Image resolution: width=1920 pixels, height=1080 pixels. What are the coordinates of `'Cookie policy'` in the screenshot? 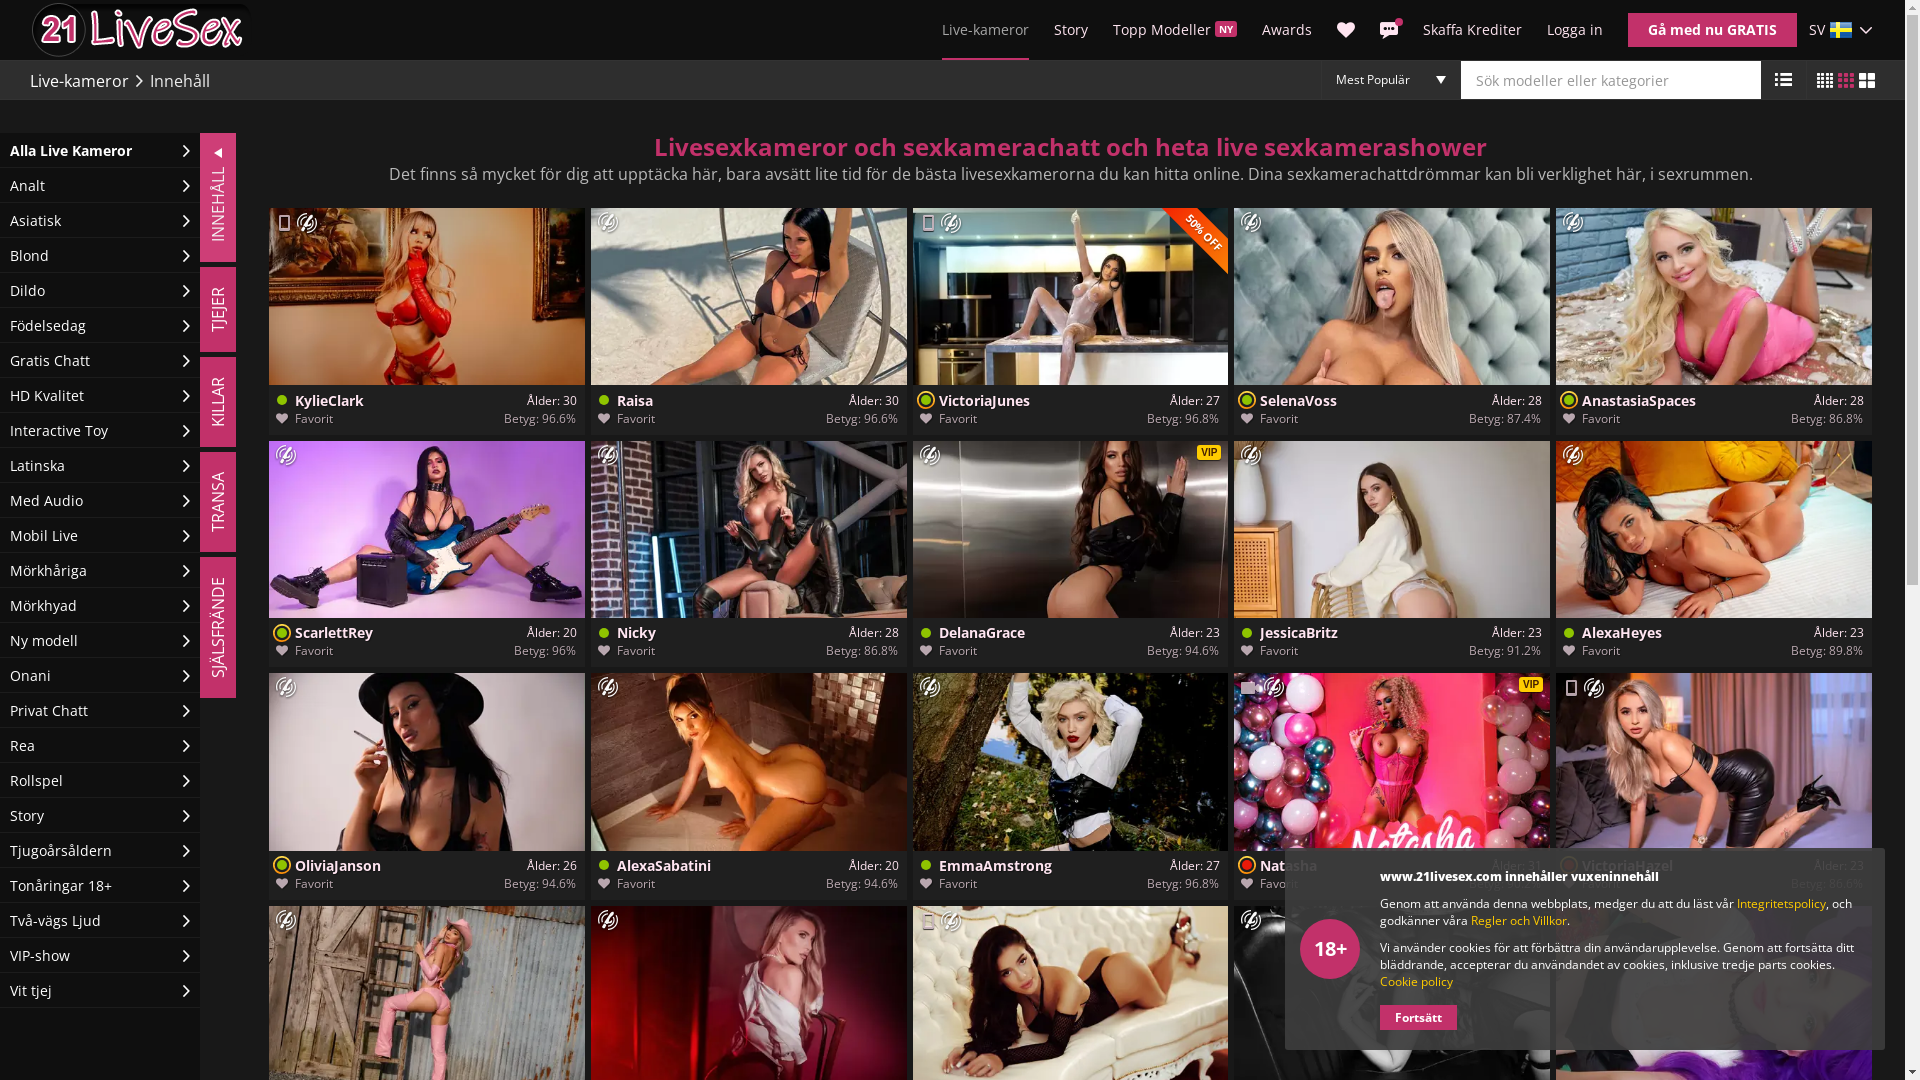 It's located at (1379, 980).